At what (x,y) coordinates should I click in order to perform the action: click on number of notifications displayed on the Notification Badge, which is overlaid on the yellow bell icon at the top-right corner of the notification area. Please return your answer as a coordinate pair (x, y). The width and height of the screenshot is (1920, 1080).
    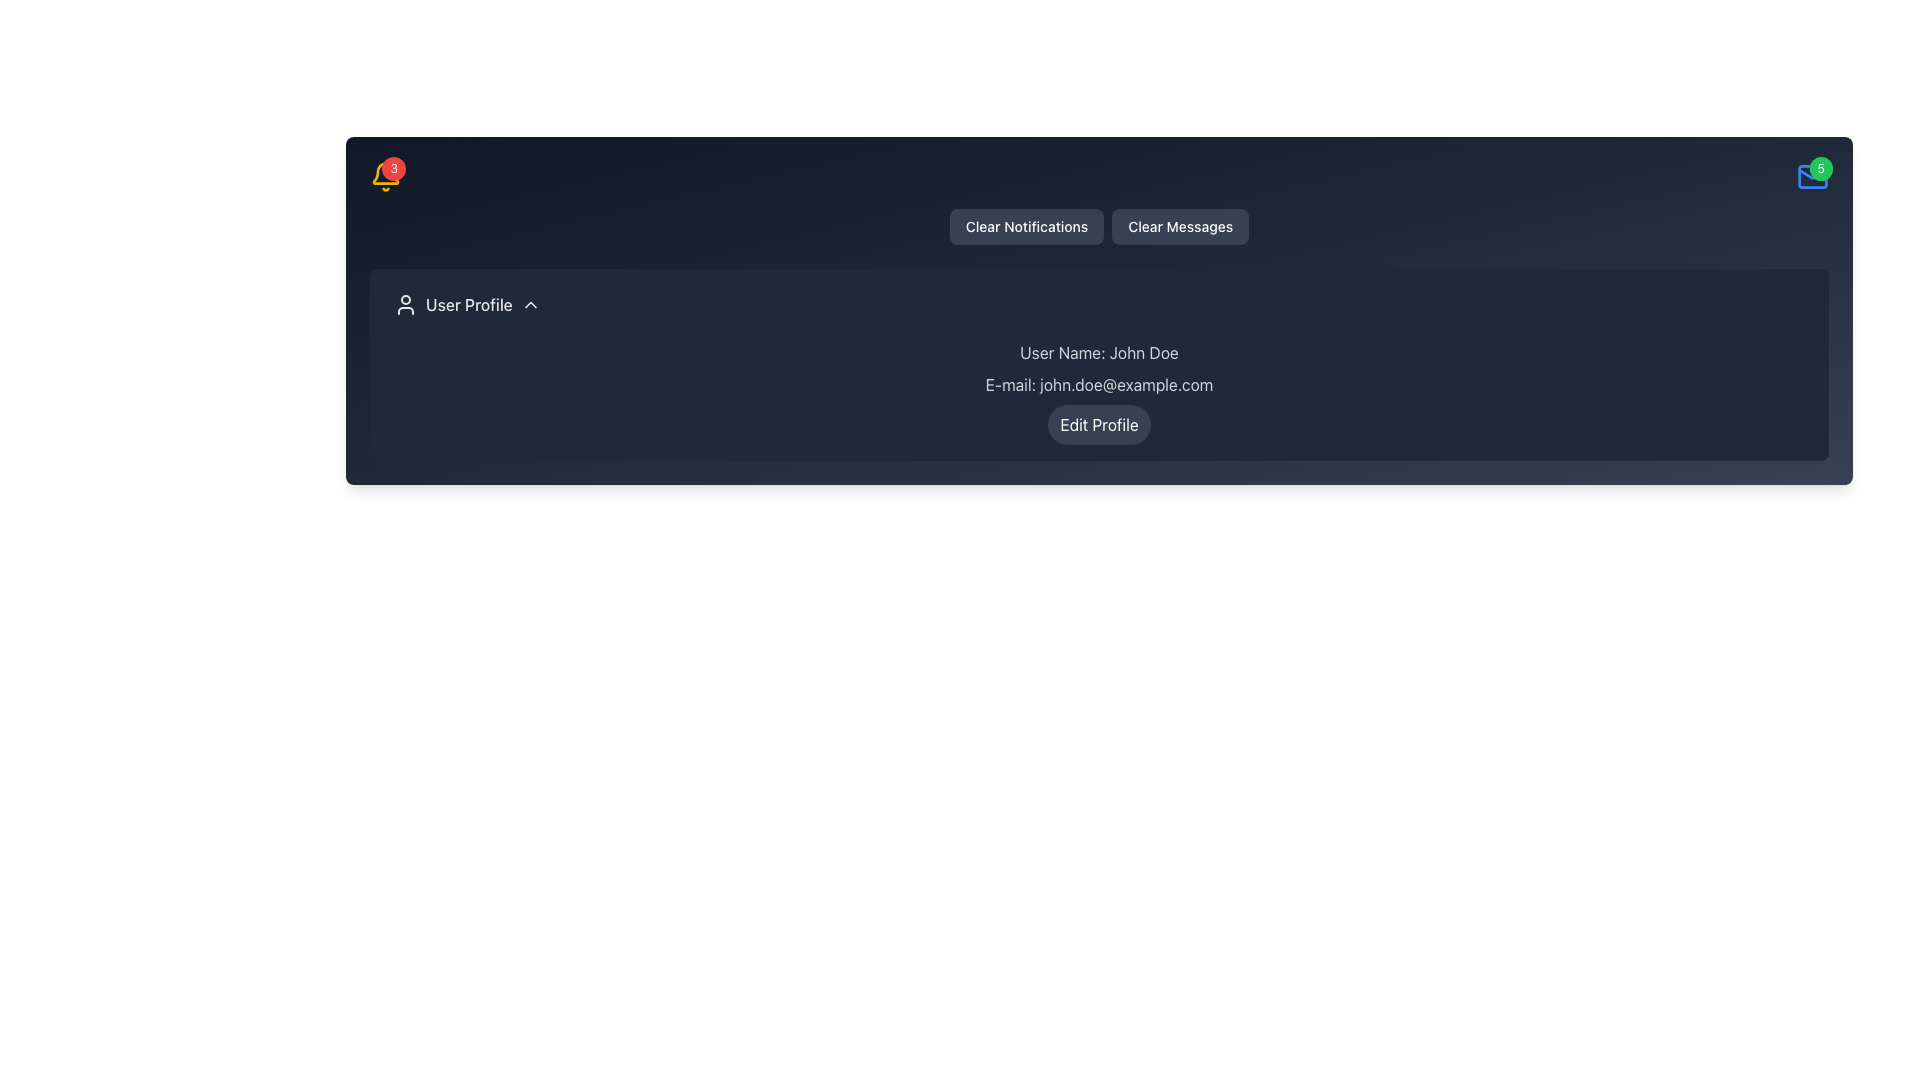
    Looking at the image, I should click on (385, 176).